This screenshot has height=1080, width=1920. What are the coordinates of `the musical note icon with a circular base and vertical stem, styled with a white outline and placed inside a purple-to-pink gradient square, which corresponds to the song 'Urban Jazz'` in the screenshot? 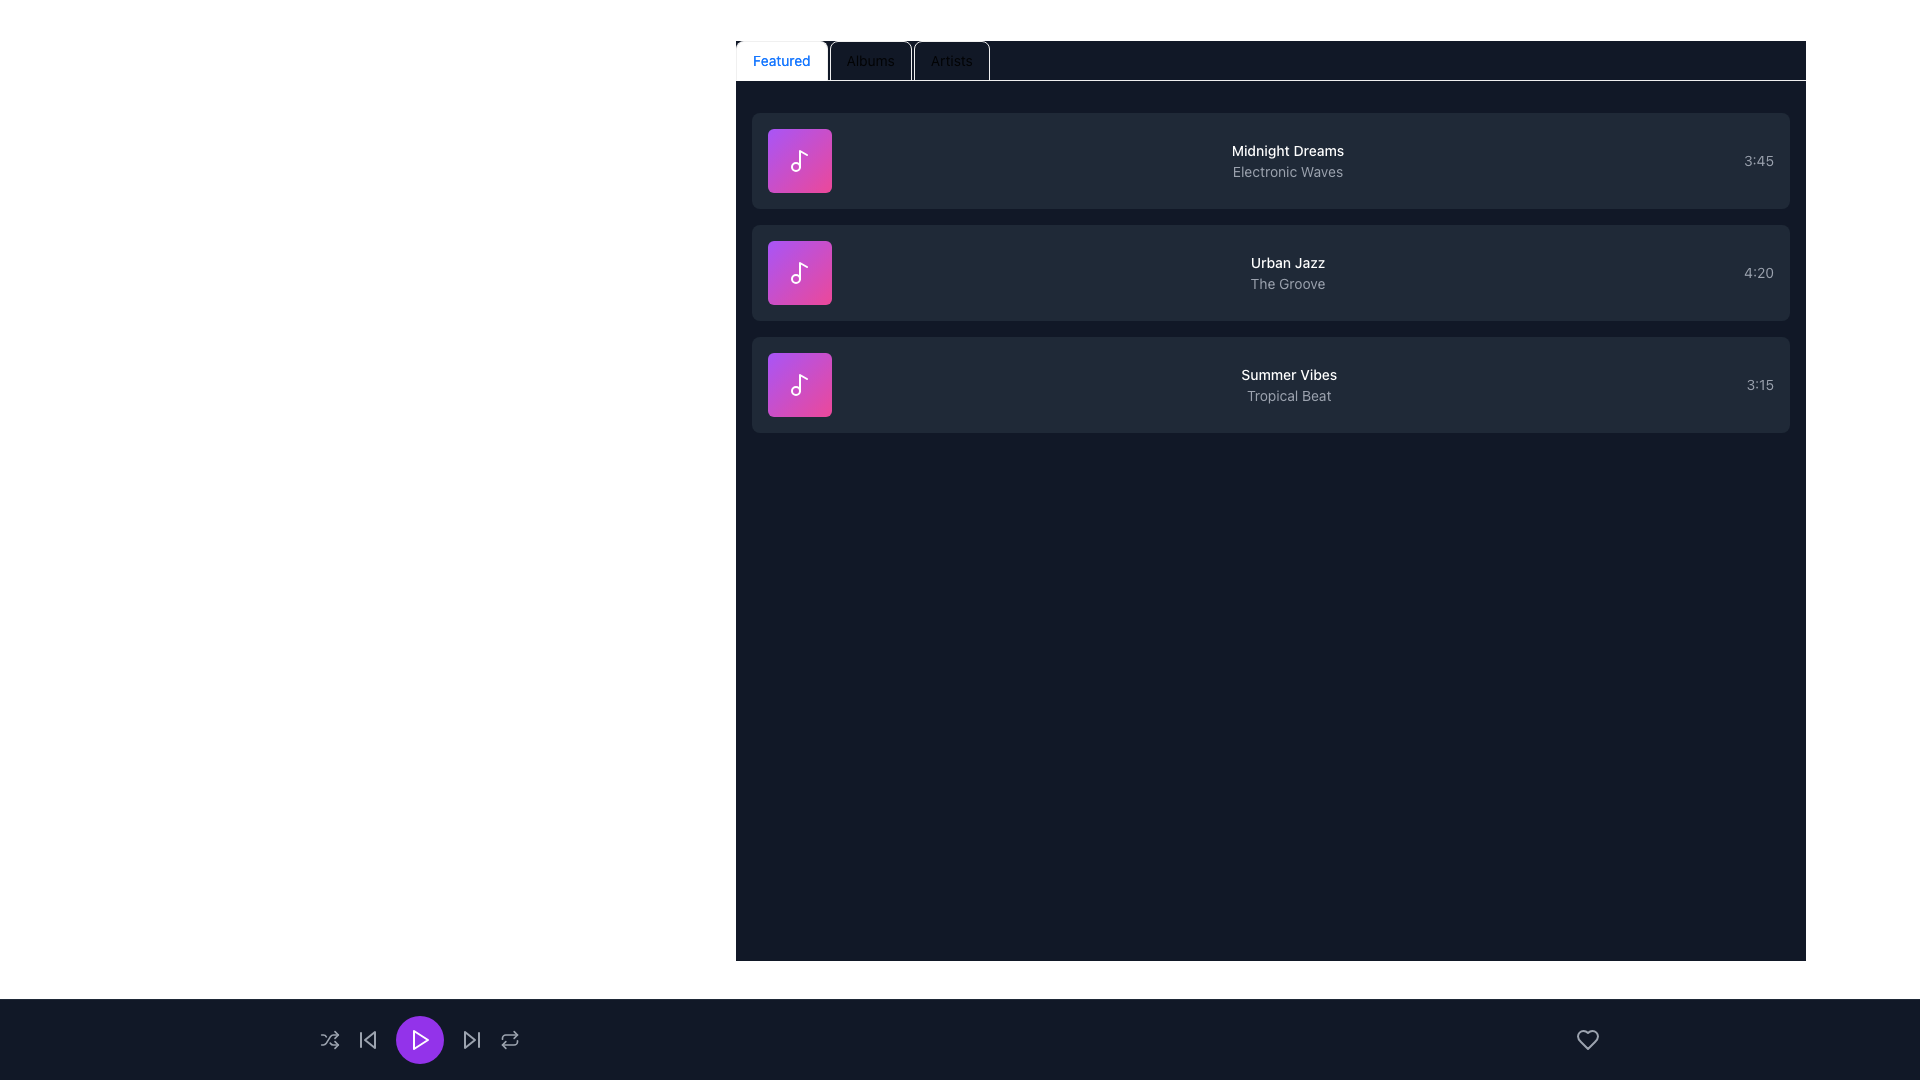 It's located at (800, 273).